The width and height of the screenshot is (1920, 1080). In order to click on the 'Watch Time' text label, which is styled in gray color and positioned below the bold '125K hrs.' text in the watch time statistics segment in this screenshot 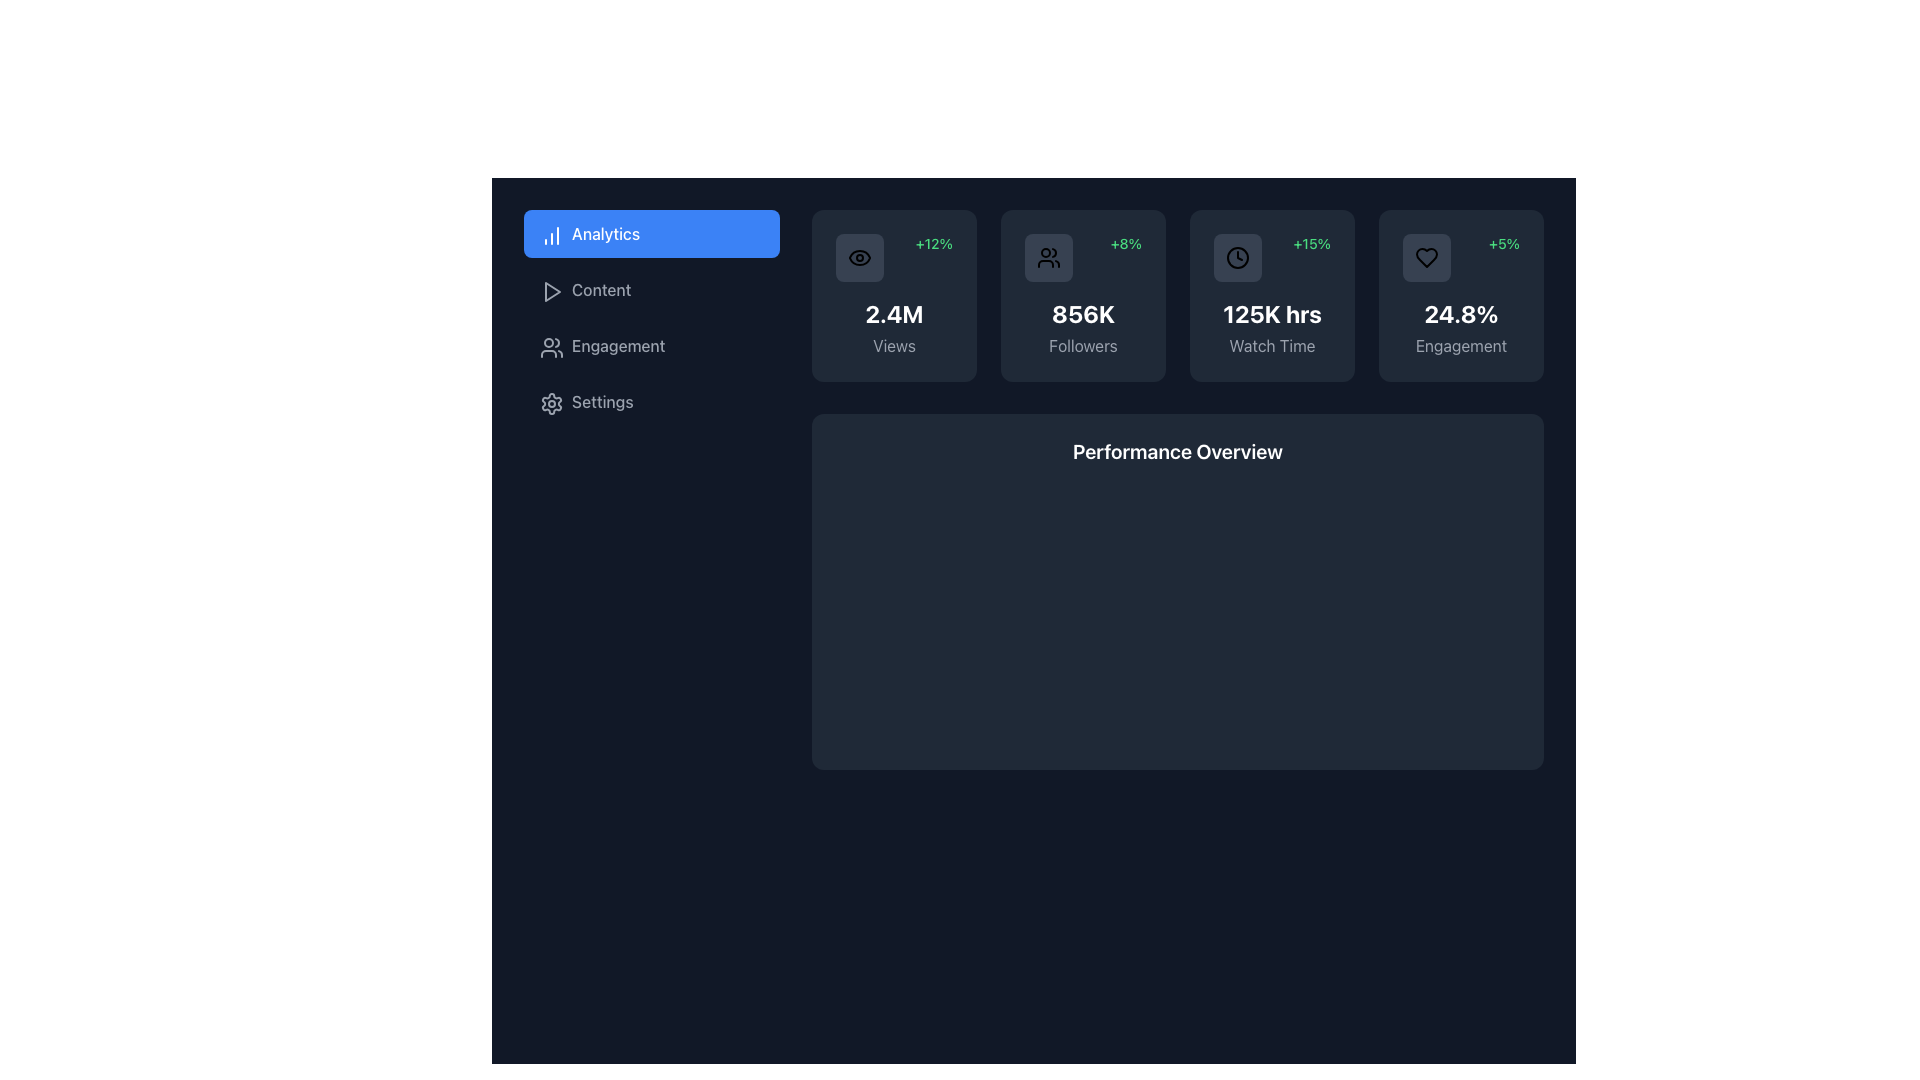, I will do `click(1271, 345)`.